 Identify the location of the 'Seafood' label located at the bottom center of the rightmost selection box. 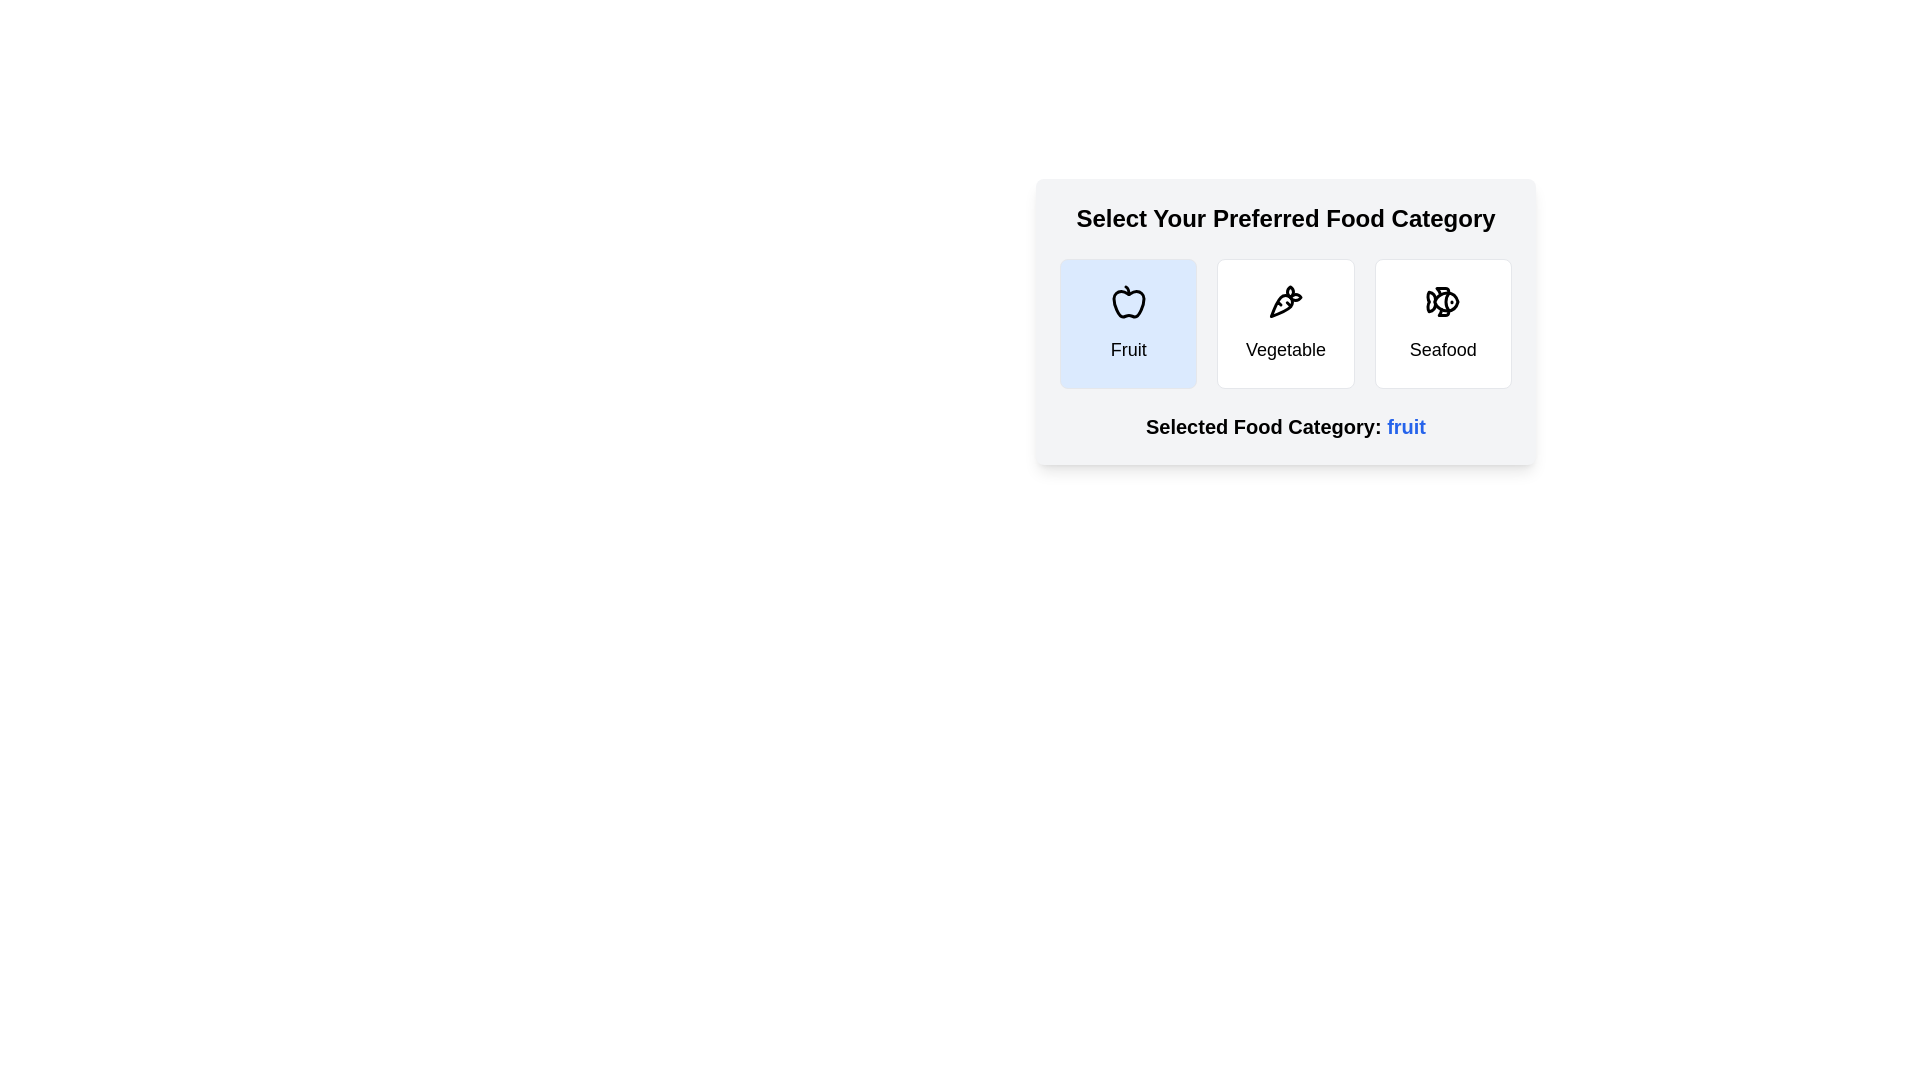
(1443, 349).